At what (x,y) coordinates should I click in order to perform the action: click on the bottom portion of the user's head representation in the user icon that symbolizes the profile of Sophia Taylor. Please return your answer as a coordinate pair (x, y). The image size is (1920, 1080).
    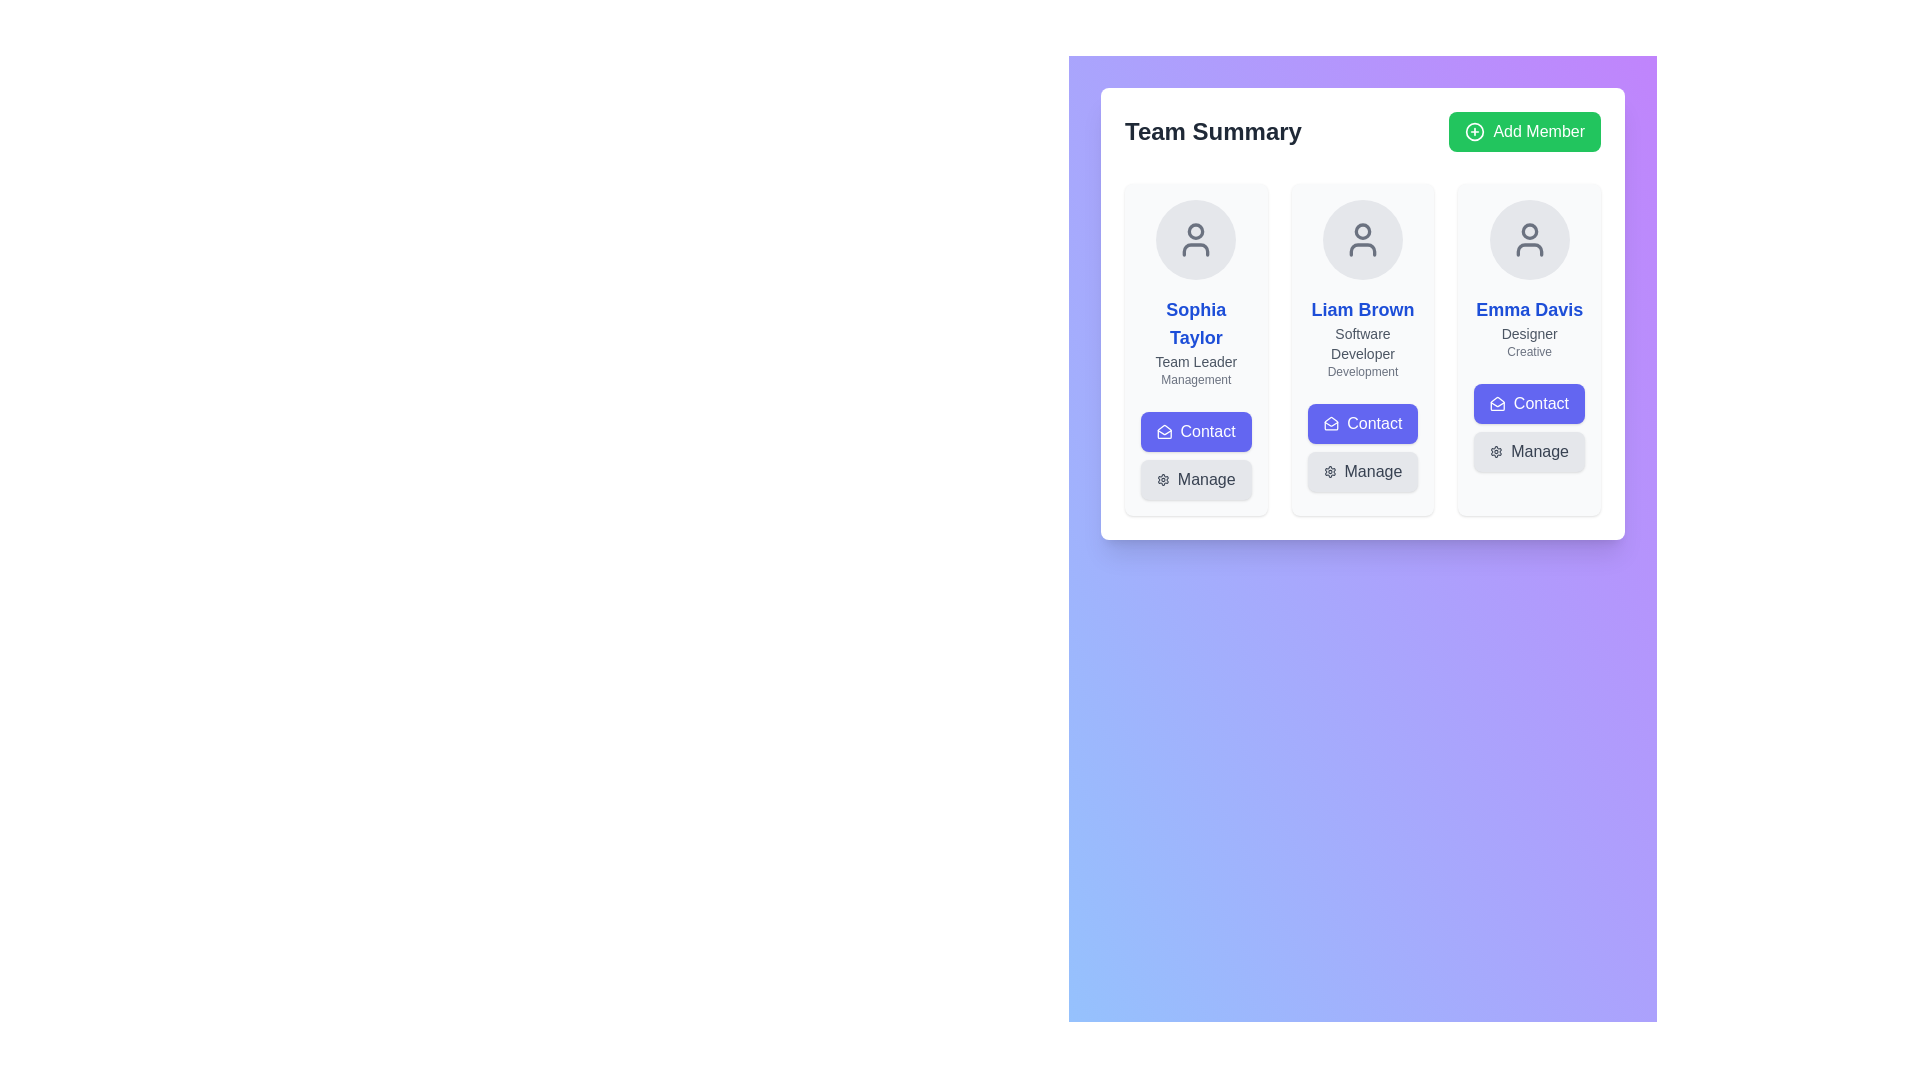
    Looking at the image, I should click on (1196, 249).